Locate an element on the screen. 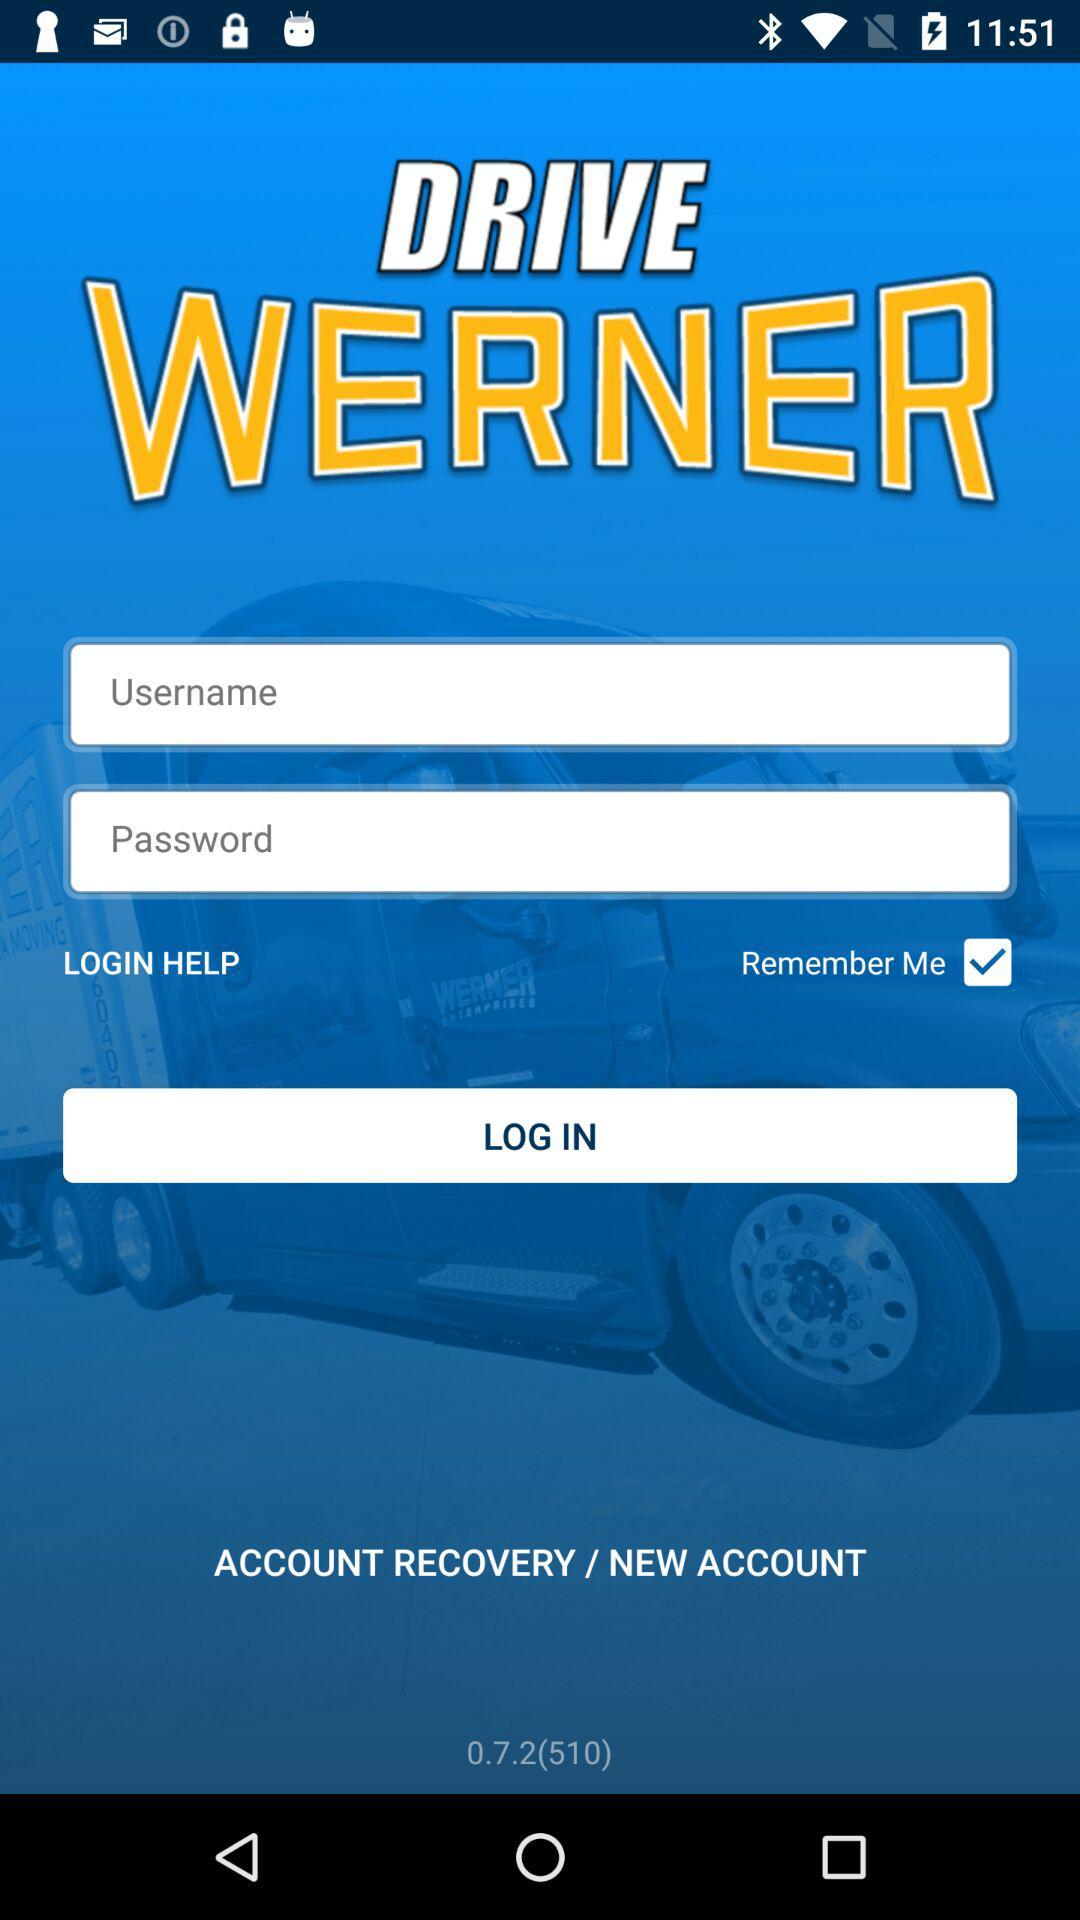  the item next to remember me icon is located at coordinates (177, 962).